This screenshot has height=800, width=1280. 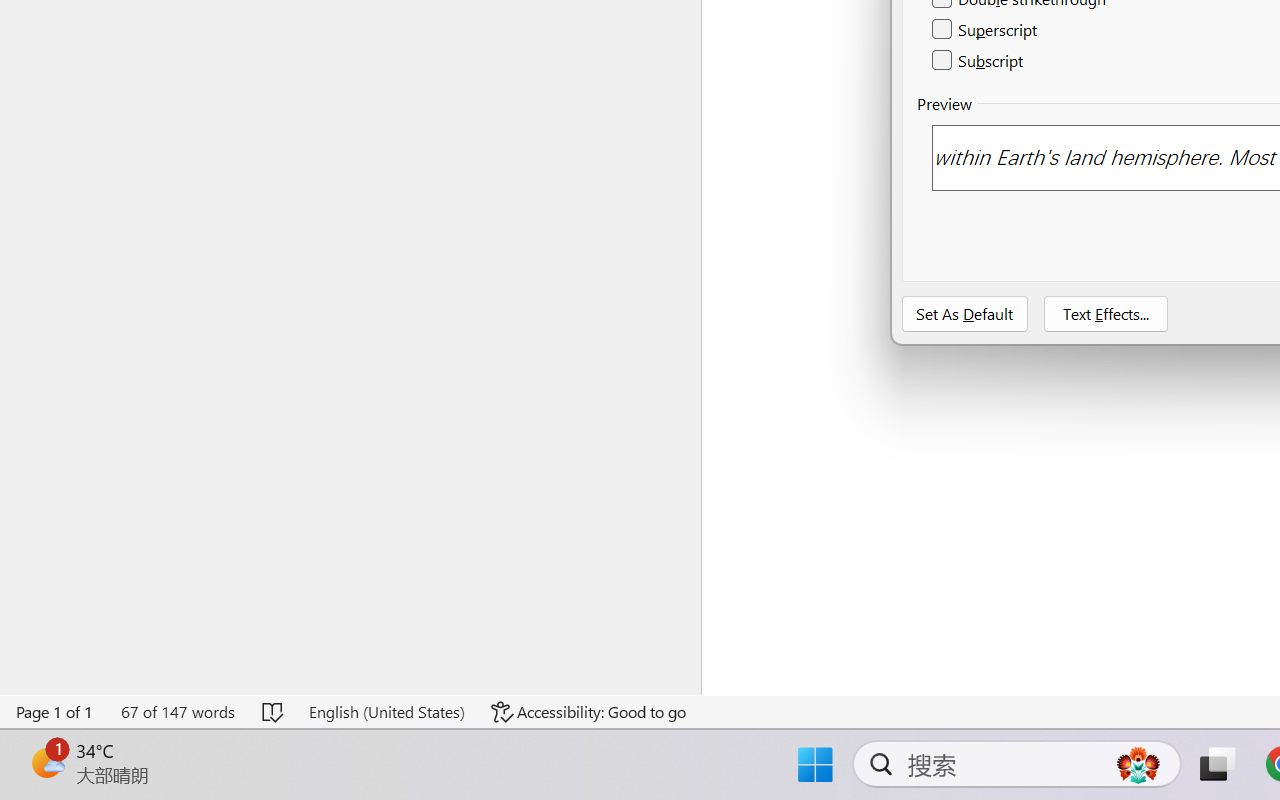 What do you see at coordinates (1104, 313) in the screenshot?
I see `'Text Effects...'` at bounding box center [1104, 313].